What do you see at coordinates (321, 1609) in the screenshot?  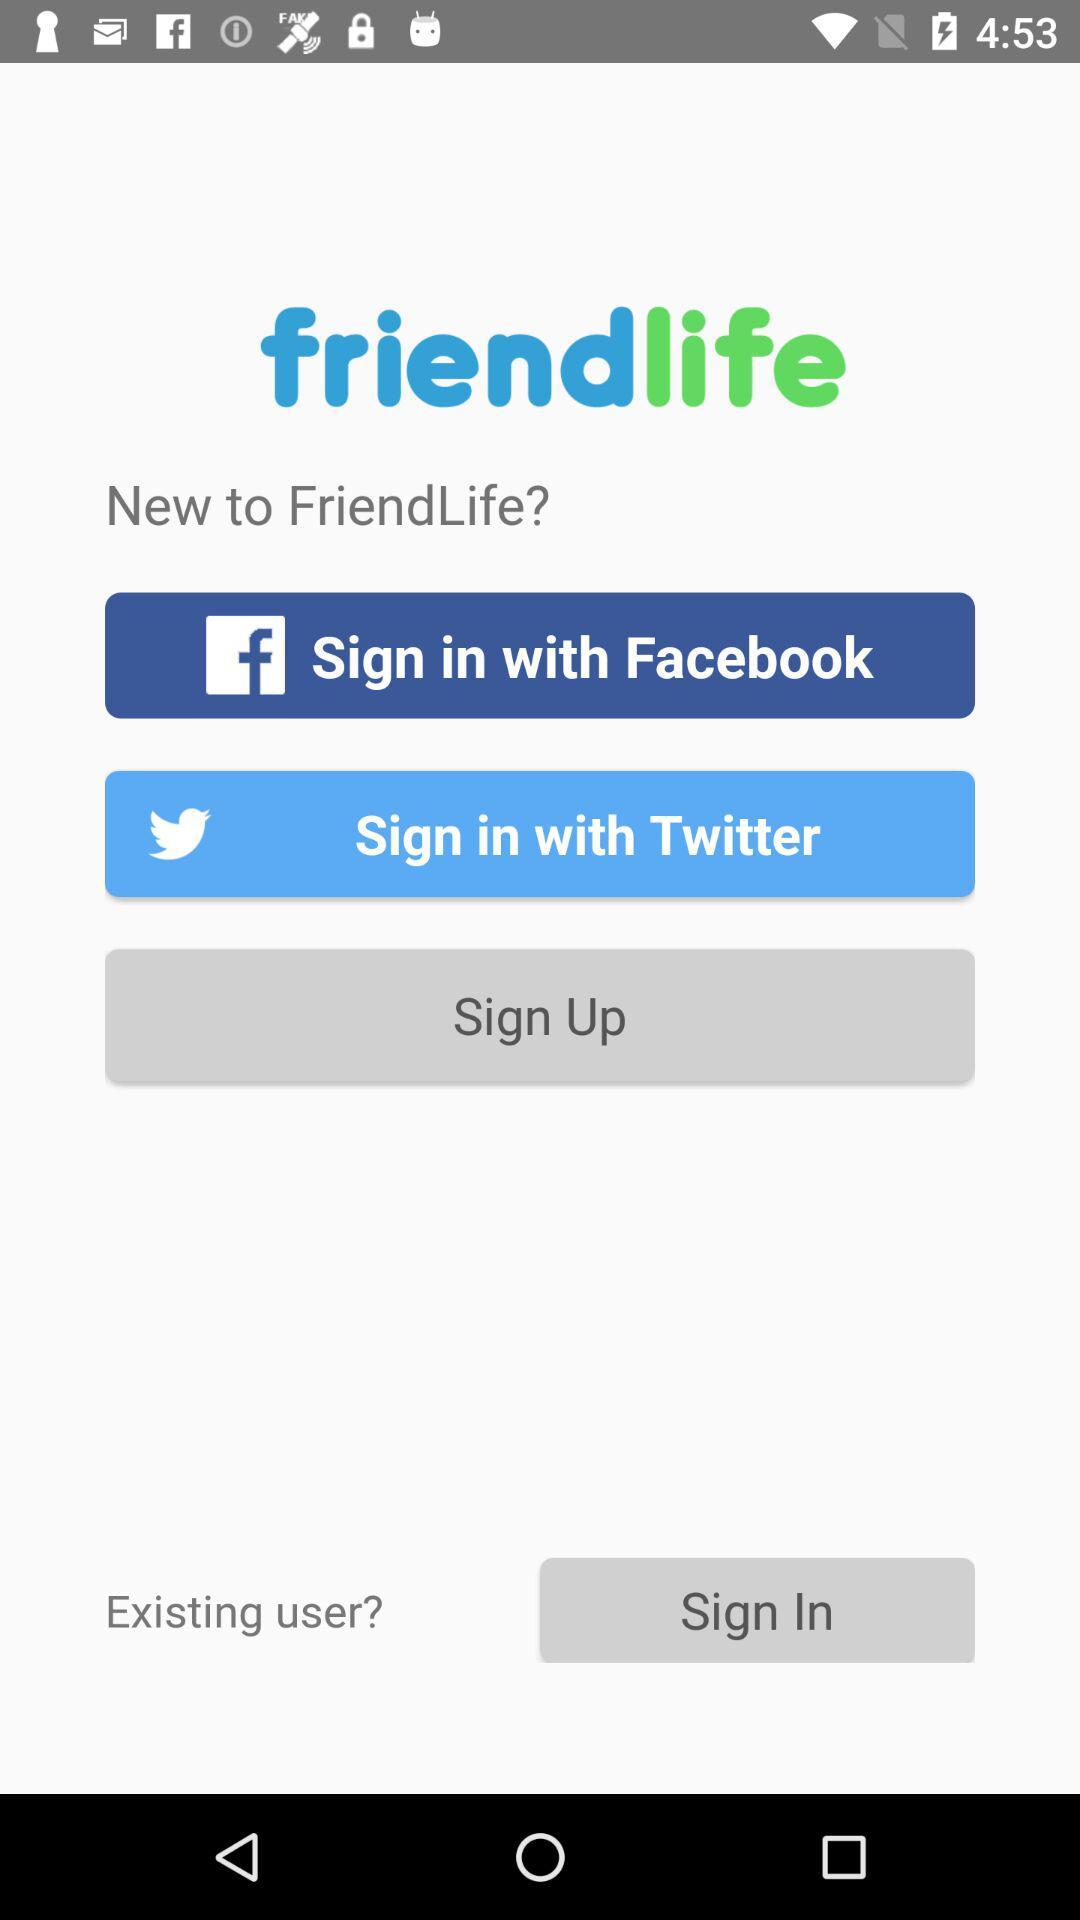 I see `the icon next to sign in icon` at bounding box center [321, 1609].